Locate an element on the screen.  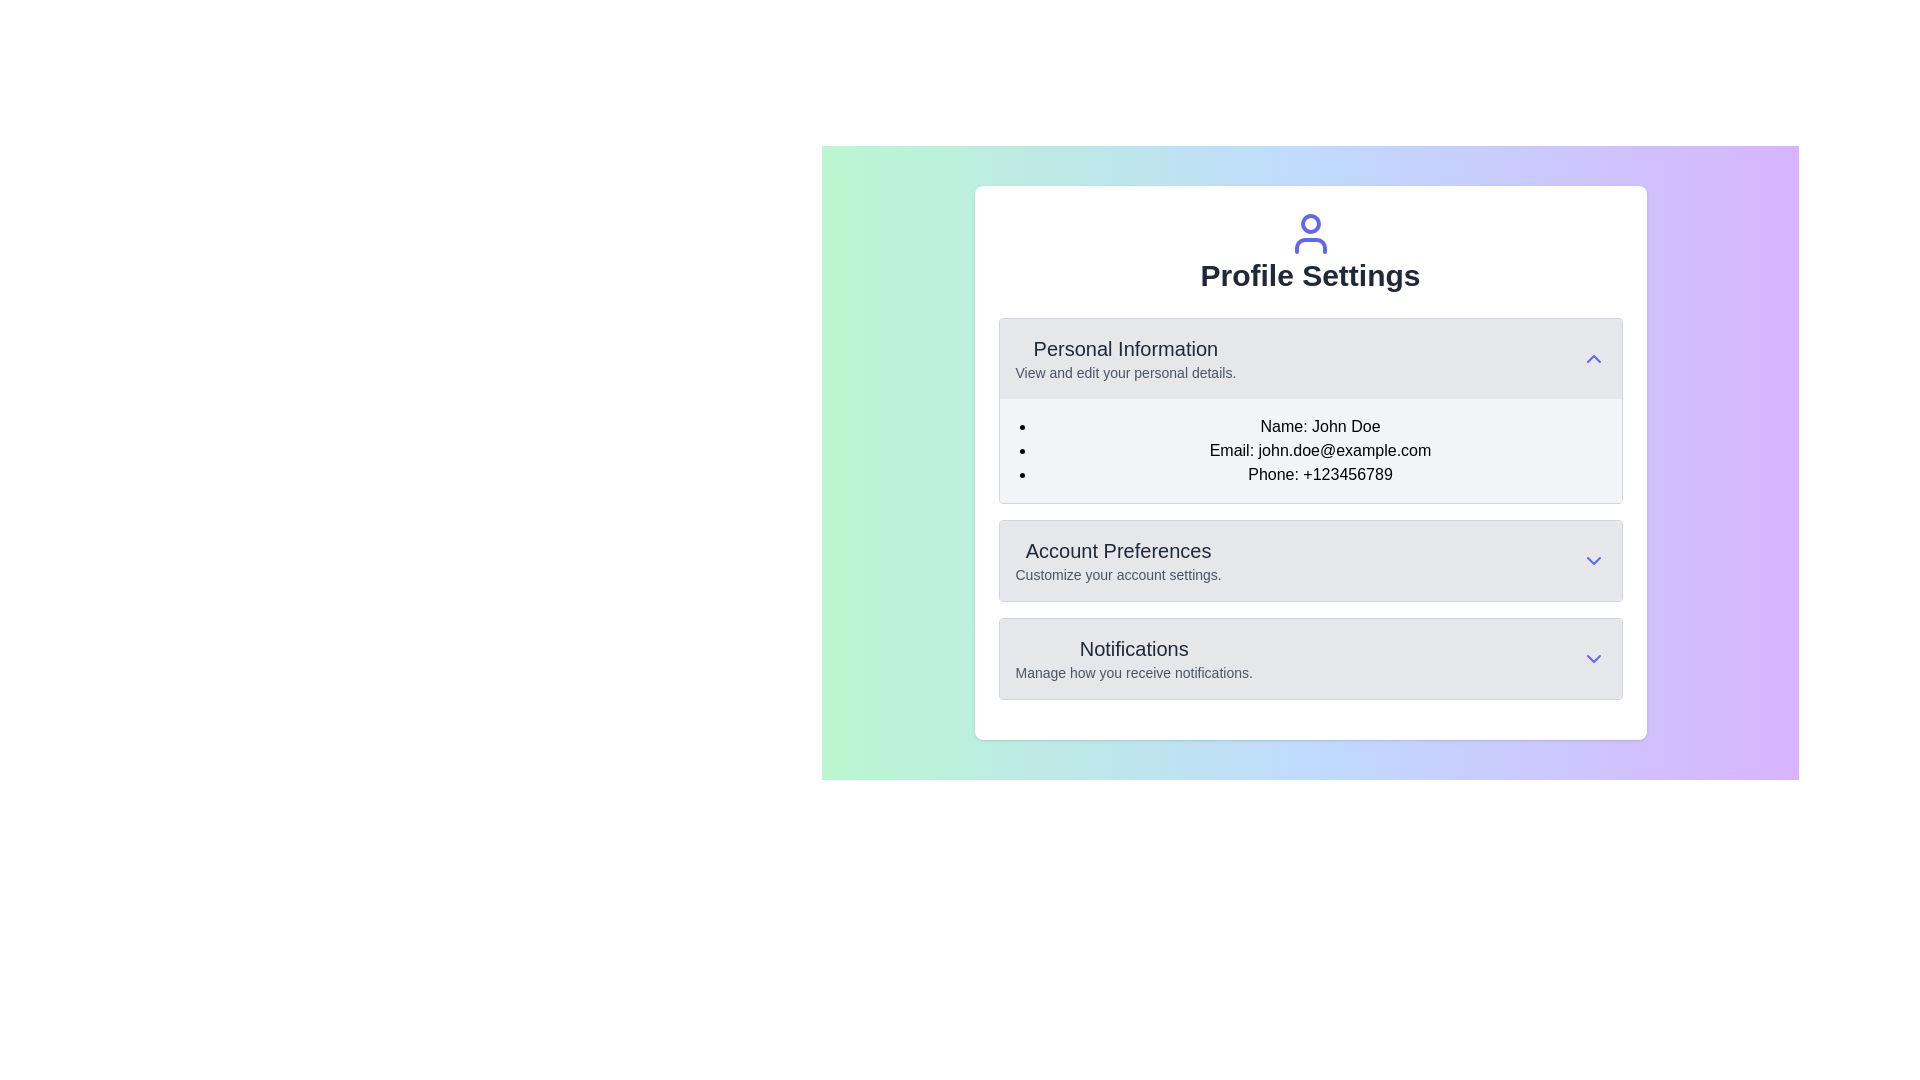
the 'Profile Settings' text label, which serves as the title for the current section of the interface, positioned centrally below the user icon is located at coordinates (1310, 276).